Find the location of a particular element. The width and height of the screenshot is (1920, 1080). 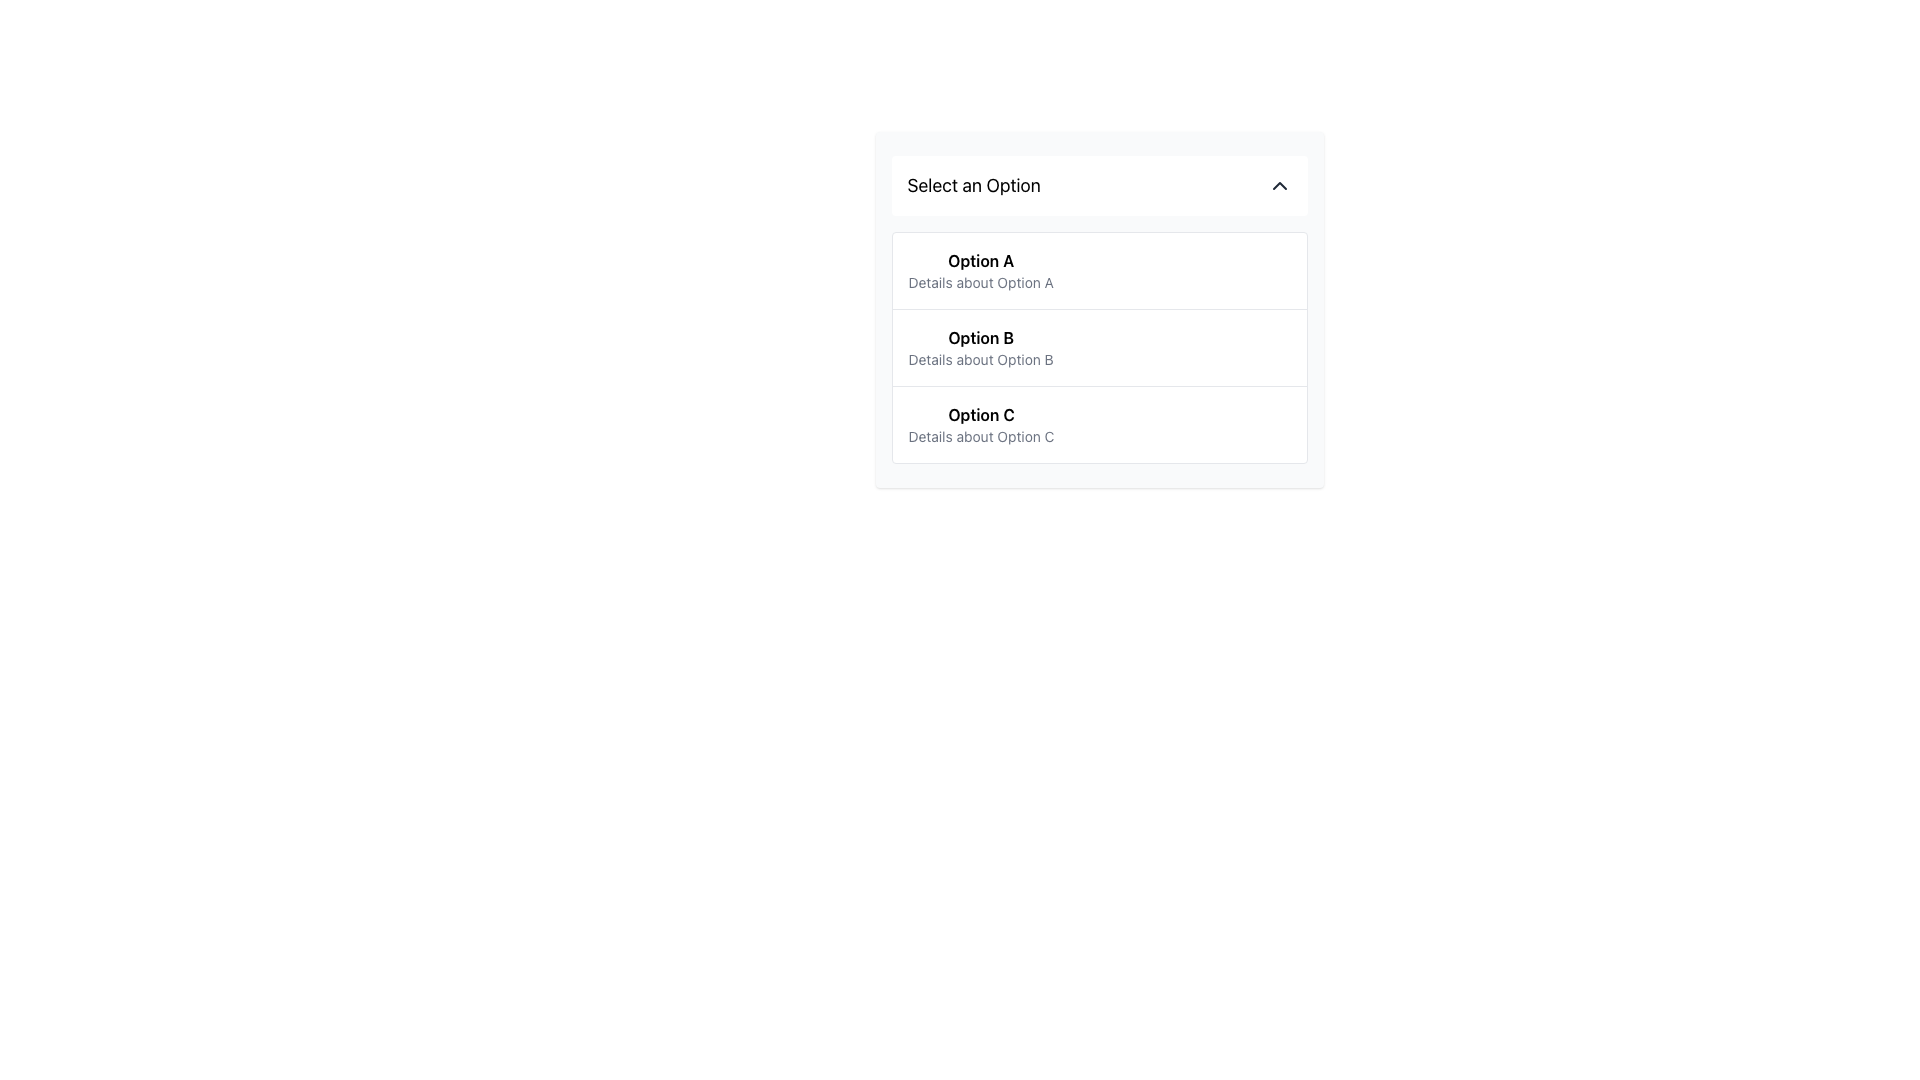

the 'Option C' text label is located at coordinates (981, 414).